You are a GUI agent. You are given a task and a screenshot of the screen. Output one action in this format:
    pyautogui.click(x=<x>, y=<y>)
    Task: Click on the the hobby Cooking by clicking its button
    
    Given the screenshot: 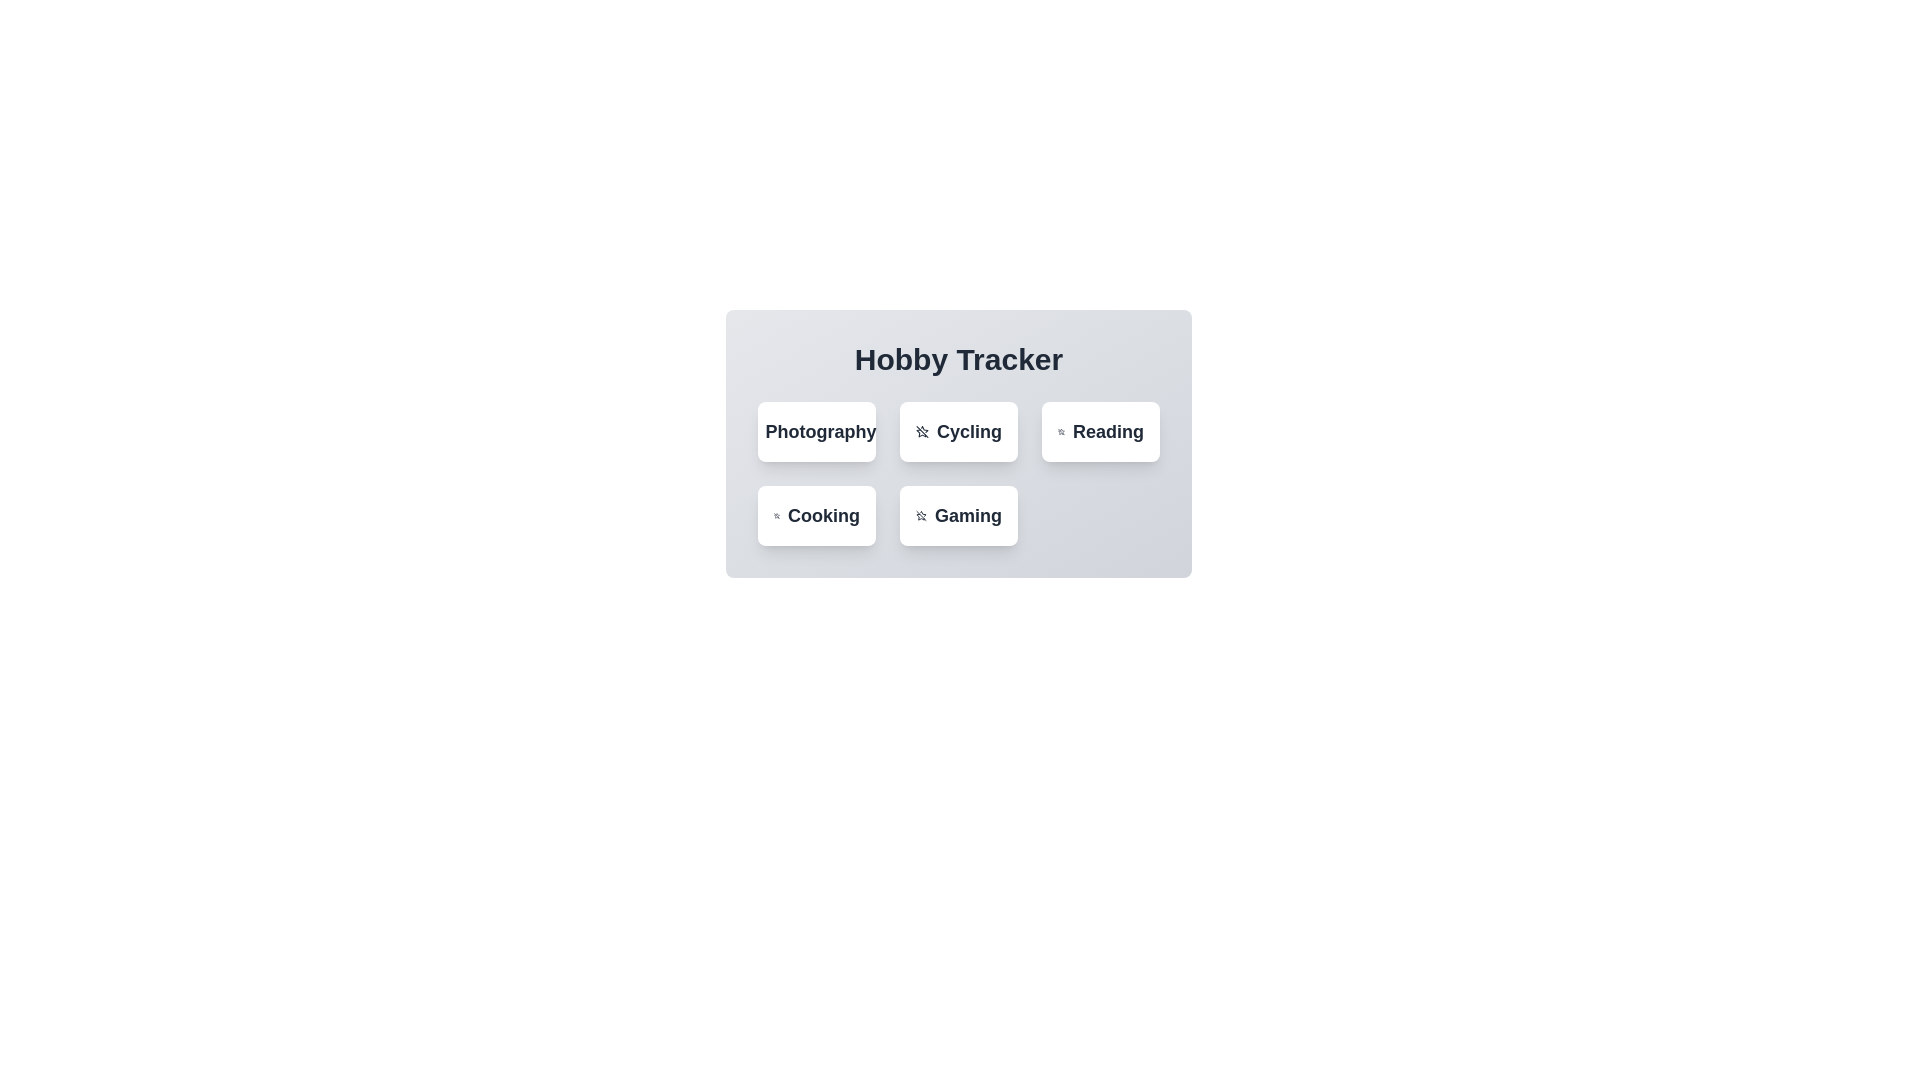 What is the action you would take?
    pyautogui.click(x=816, y=515)
    